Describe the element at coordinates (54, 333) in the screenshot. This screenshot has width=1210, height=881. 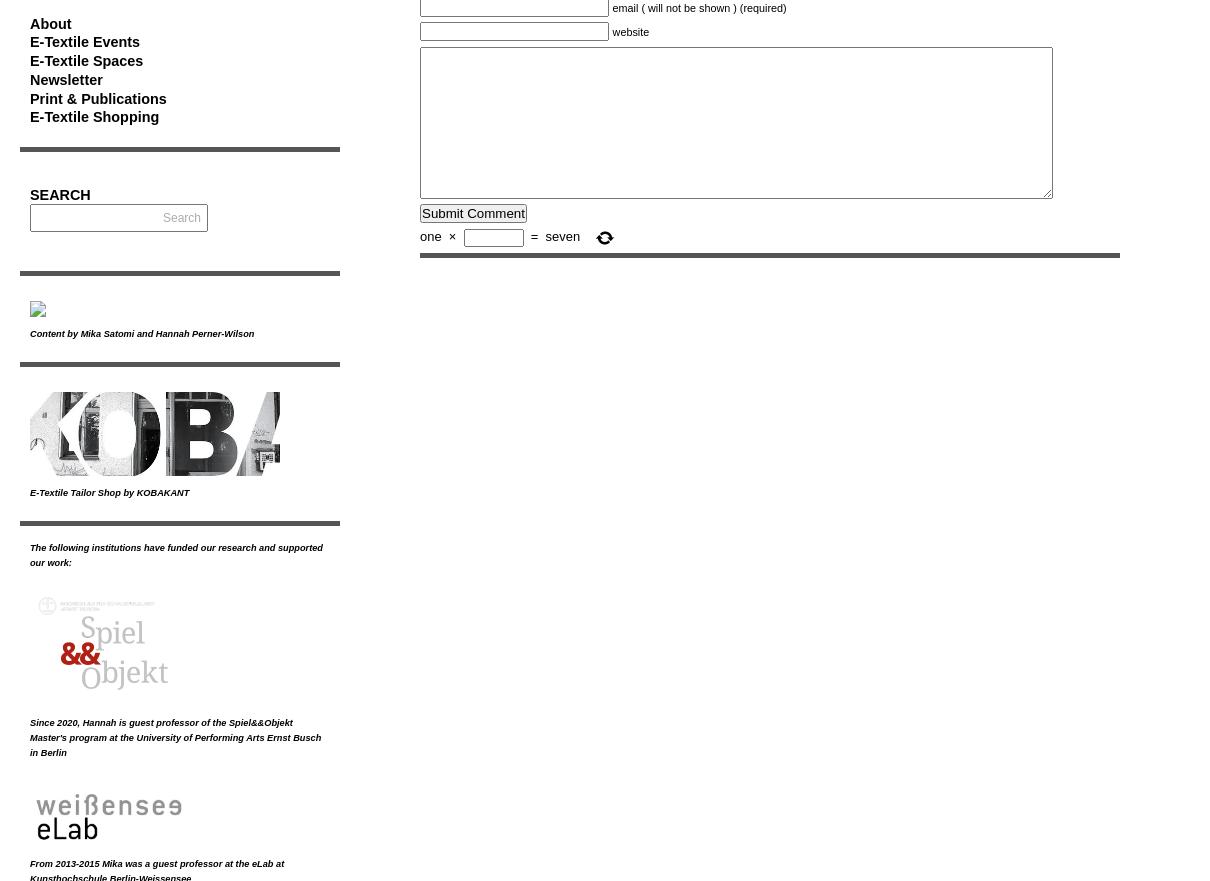
I see `'Content by'` at that location.